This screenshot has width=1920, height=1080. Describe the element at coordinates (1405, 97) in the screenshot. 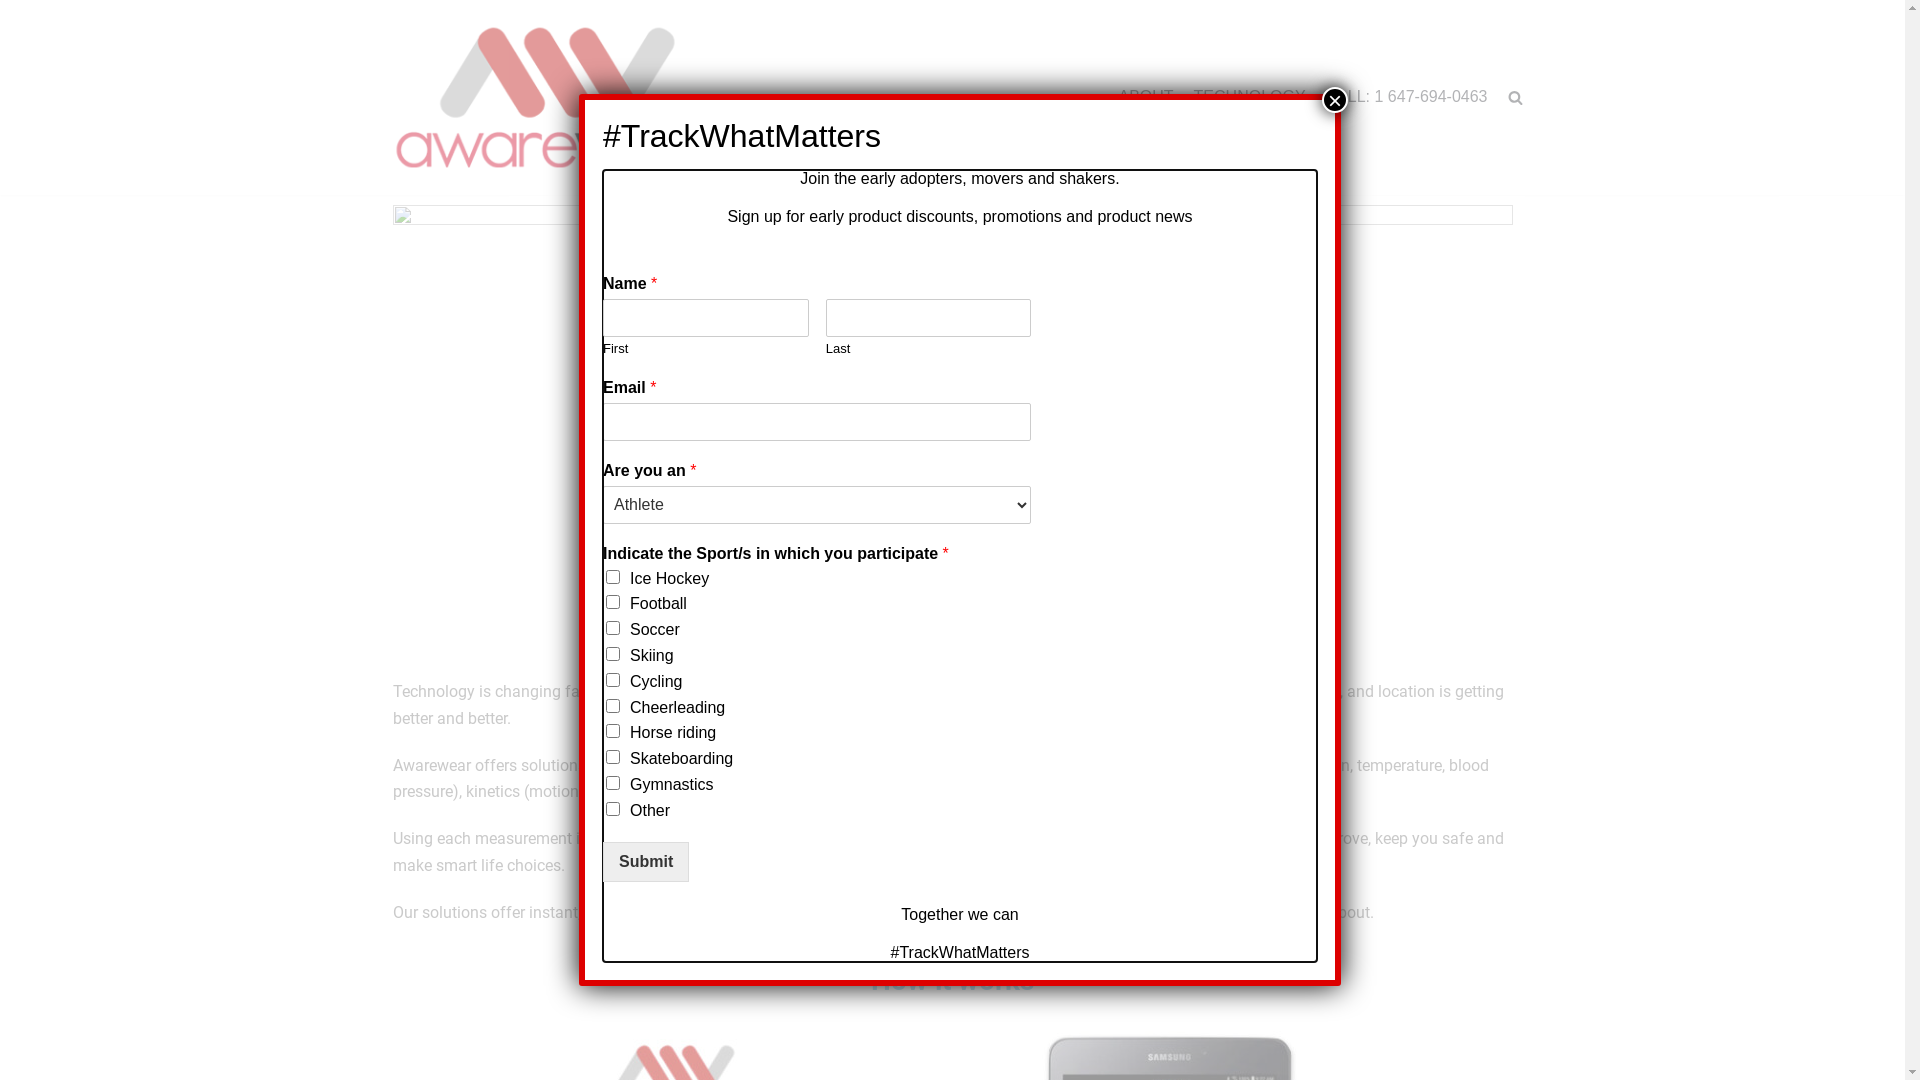

I see `'CALL: 1 647-694-0463'` at that location.